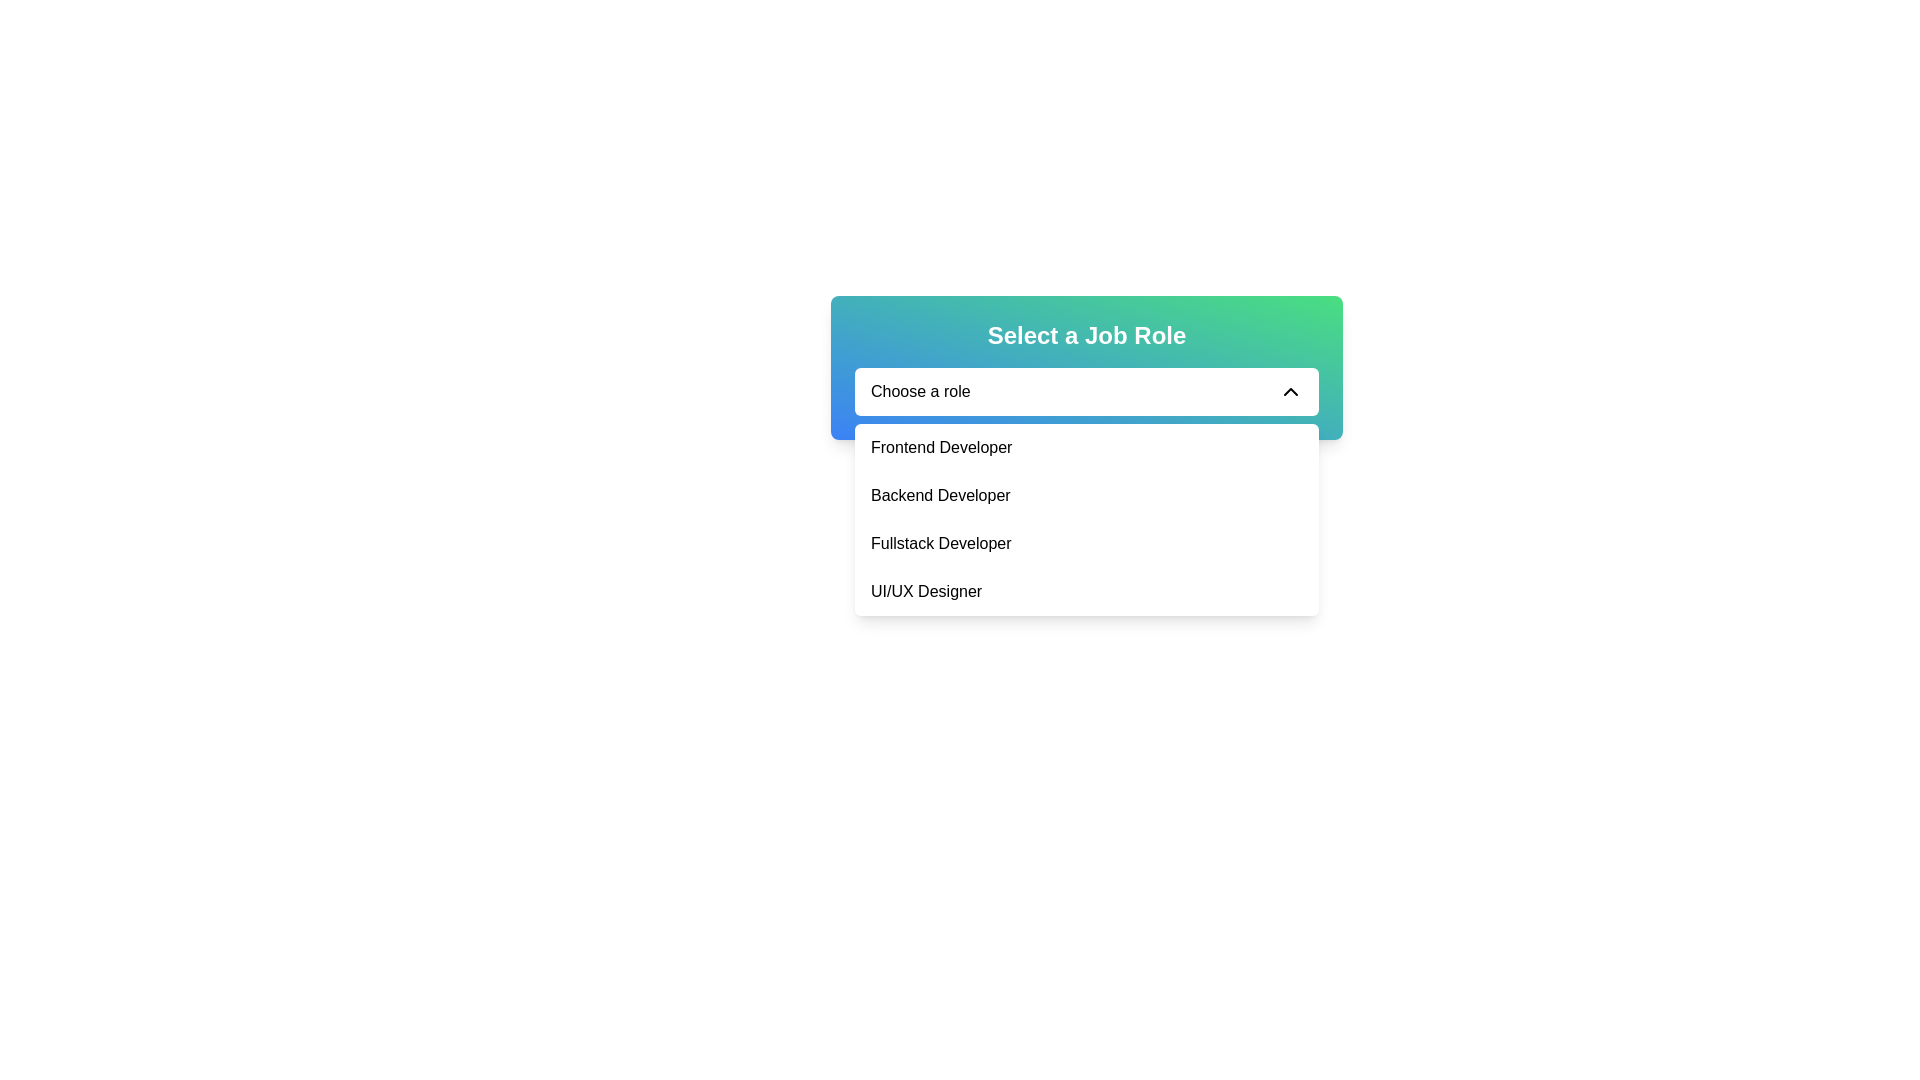 The height and width of the screenshot is (1080, 1920). Describe the element at coordinates (1291, 392) in the screenshot. I see `the chevron icon on the right side of the selection box labeled 'Choose a role'` at that location.